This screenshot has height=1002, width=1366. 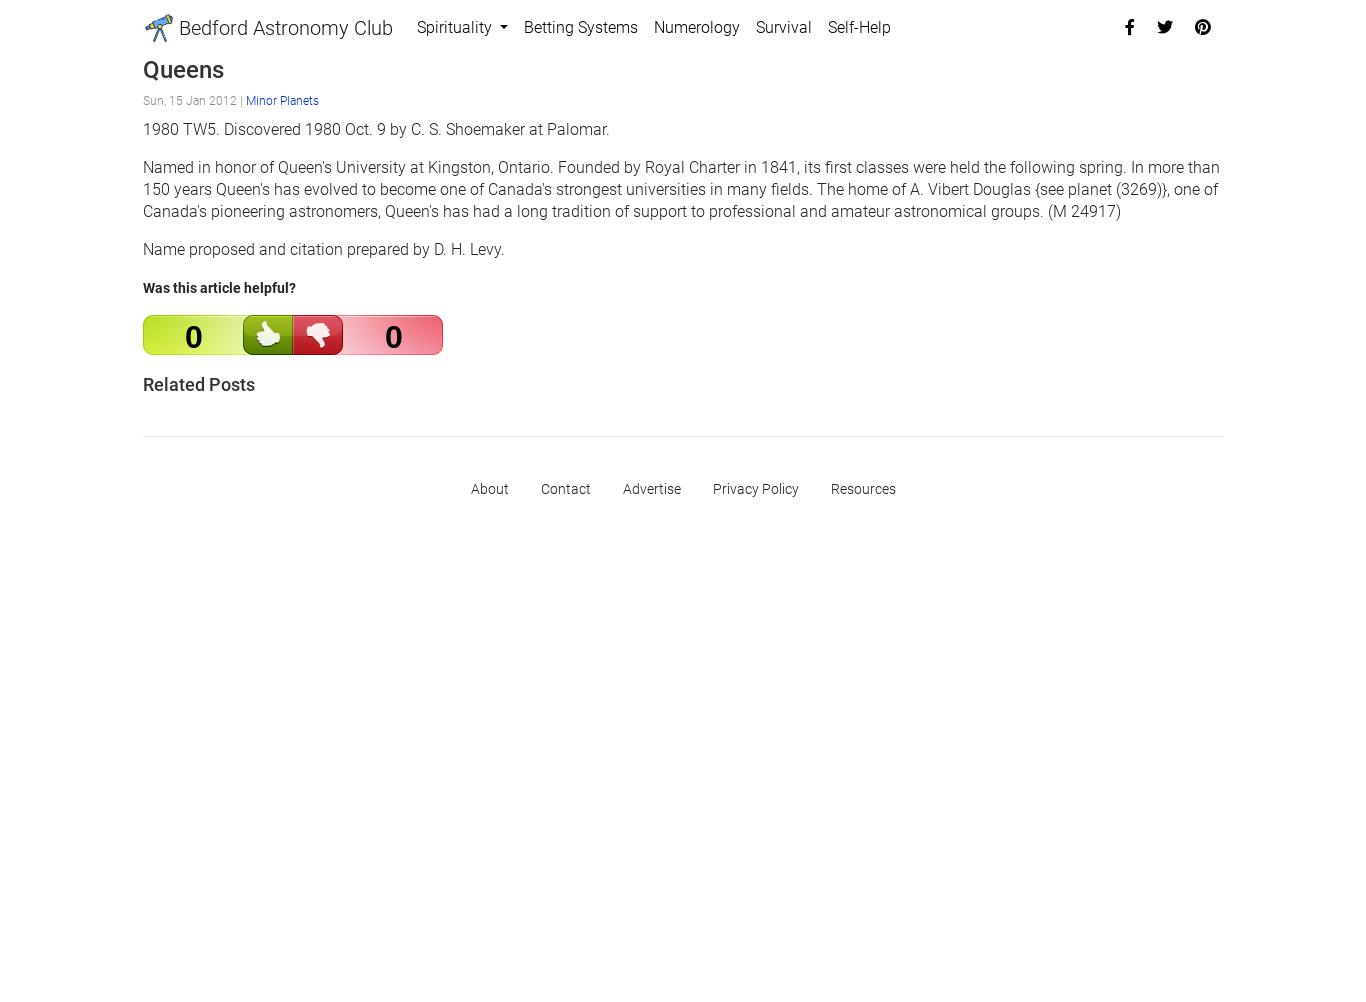 What do you see at coordinates (680, 188) in the screenshot?
I see `'Named in honor of Queen's University at Kingston, Ontario. Founded by Royal Charter in 1841, its first classes were held the following spring. In more than 150 years Queen's has evolved to become one of Canada's strongest universities in many fields. The home of A. Vibert Douglas {see planet (3269)}, one of Canada's pioneering astronomers, Queen's has had a long tradition of support to professional and amateur astronomical groups. (M 24917)'` at bounding box center [680, 188].